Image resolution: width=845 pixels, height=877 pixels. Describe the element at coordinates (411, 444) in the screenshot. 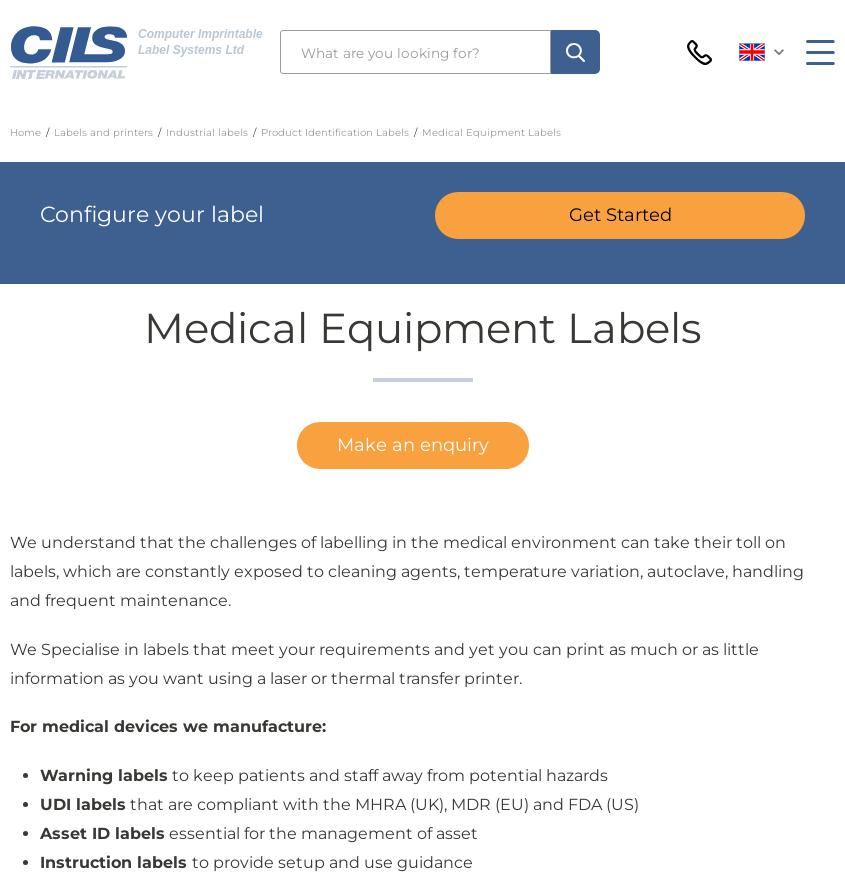

I see `'Make an enquiry'` at that location.